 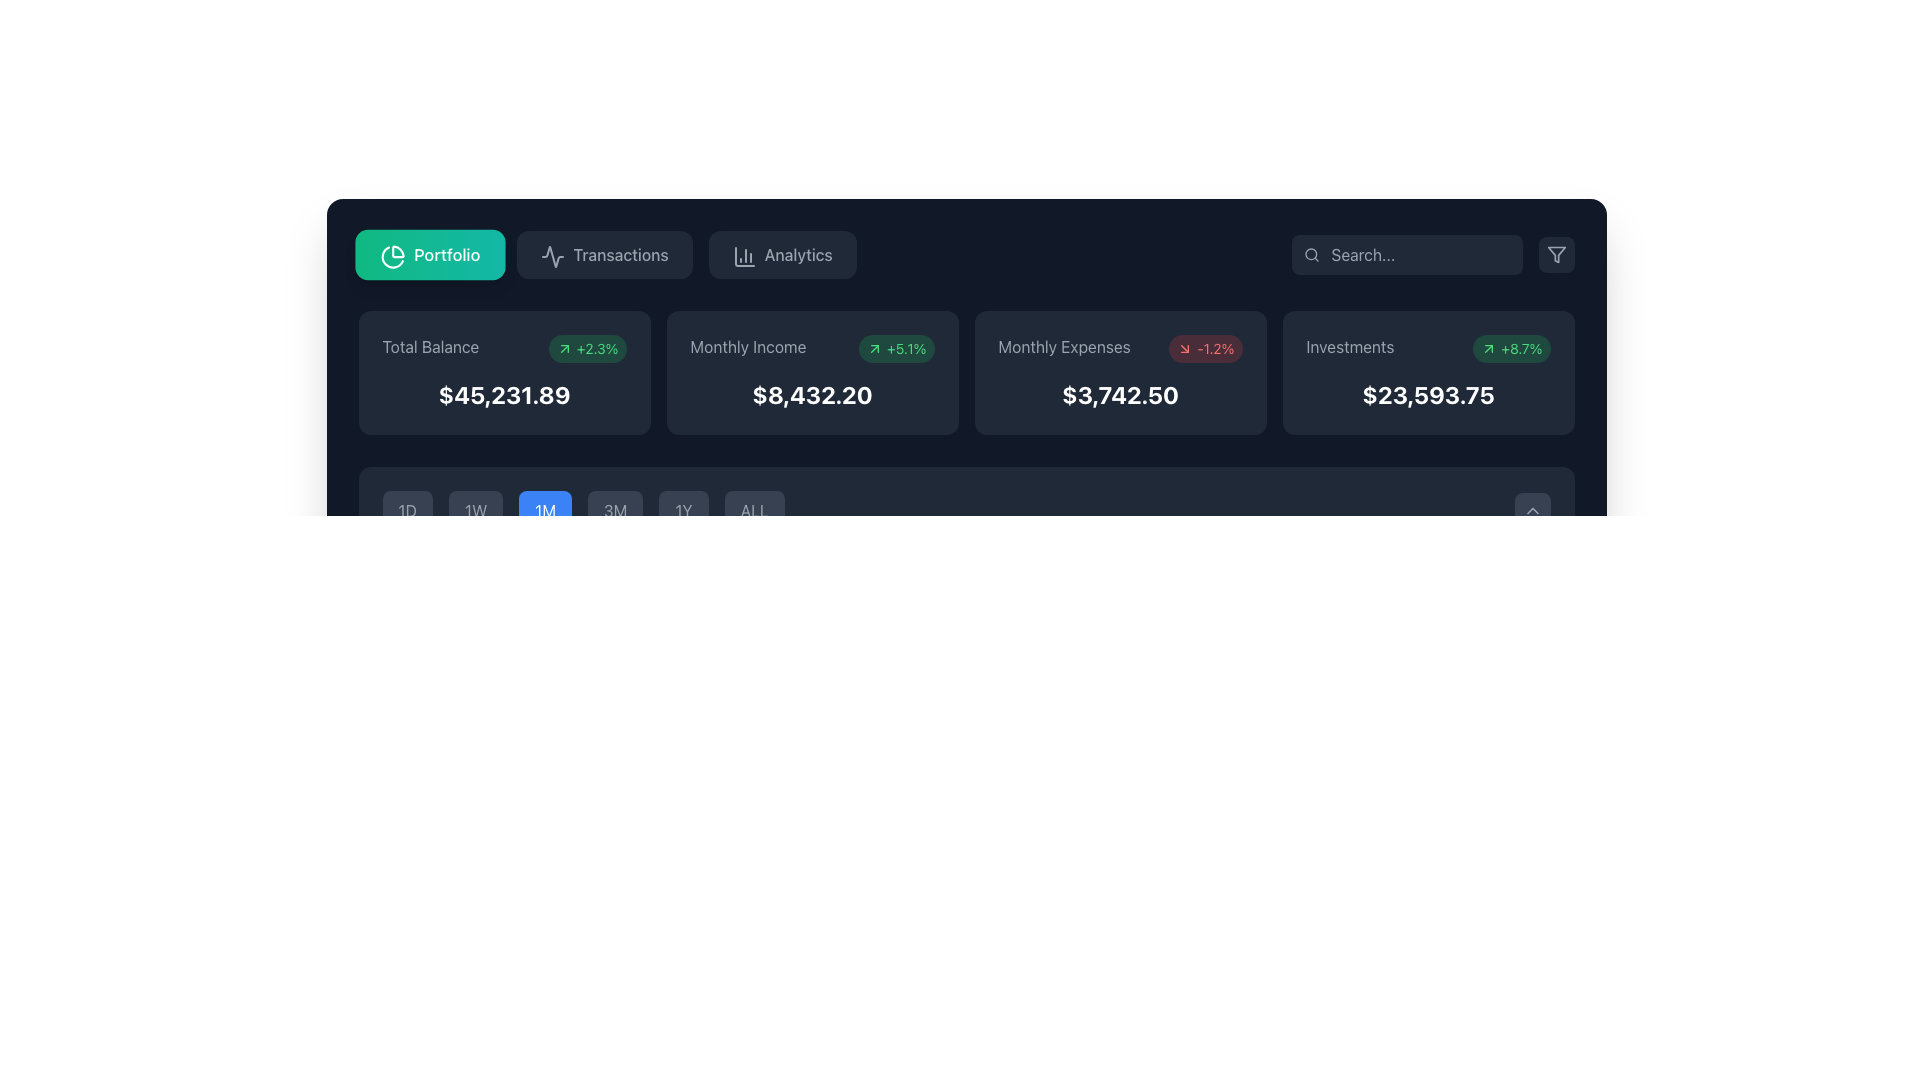 What do you see at coordinates (875, 347) in the screenshot?
I see `the appearance of the small arrow icon indicating growth, located within the green rounded rectangle that contains the text '+5.1%' in the 'Monthly Income' card` at bounding box center [875, 347].